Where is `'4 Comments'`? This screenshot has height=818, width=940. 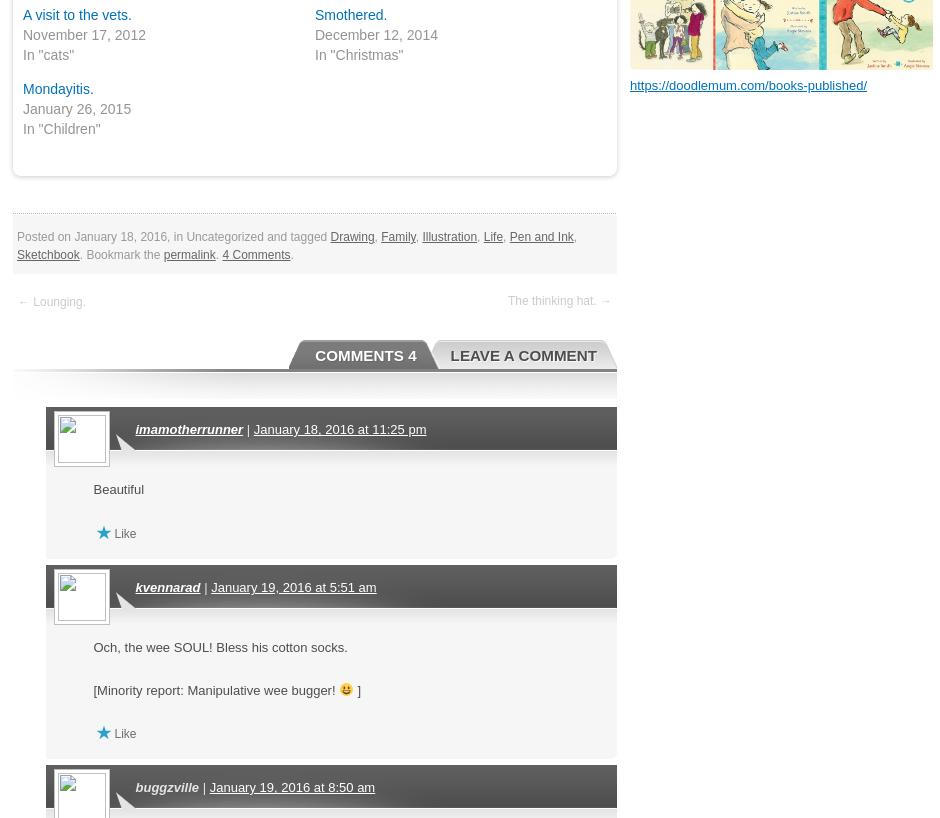
'4 Comments' is located at coordinates (255, 254).